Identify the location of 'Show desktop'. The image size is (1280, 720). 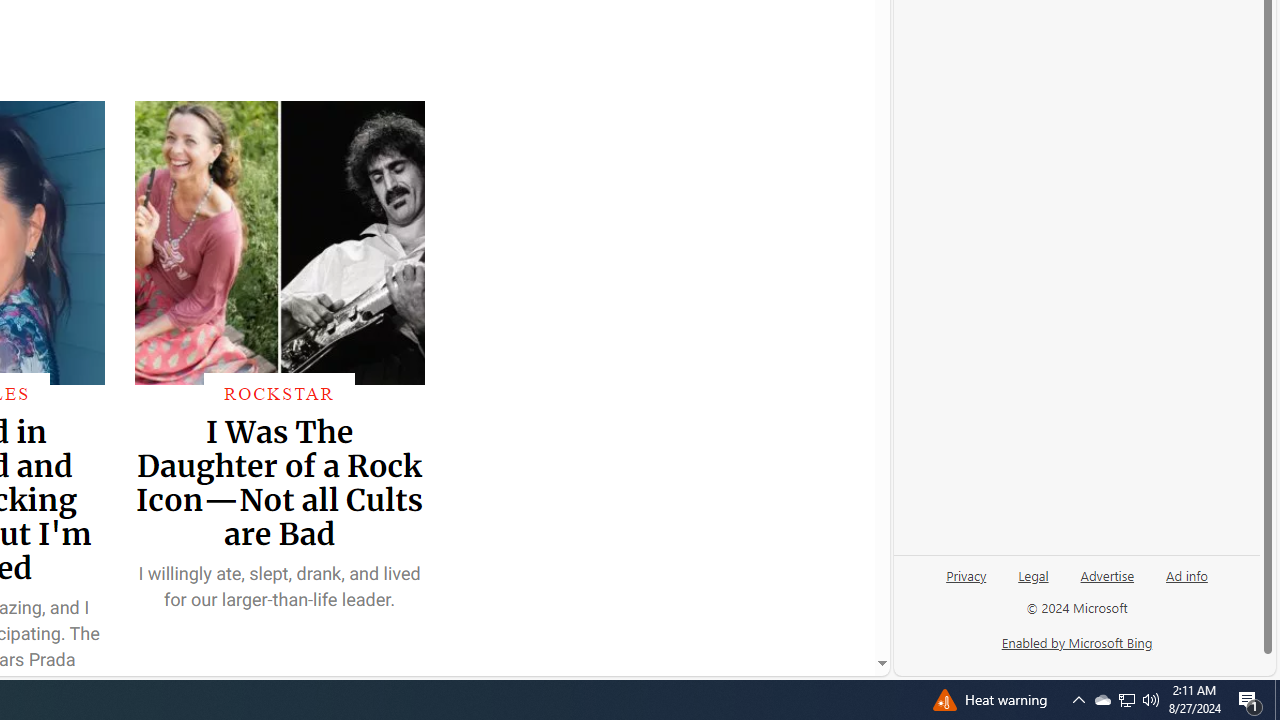
(1276, 698).